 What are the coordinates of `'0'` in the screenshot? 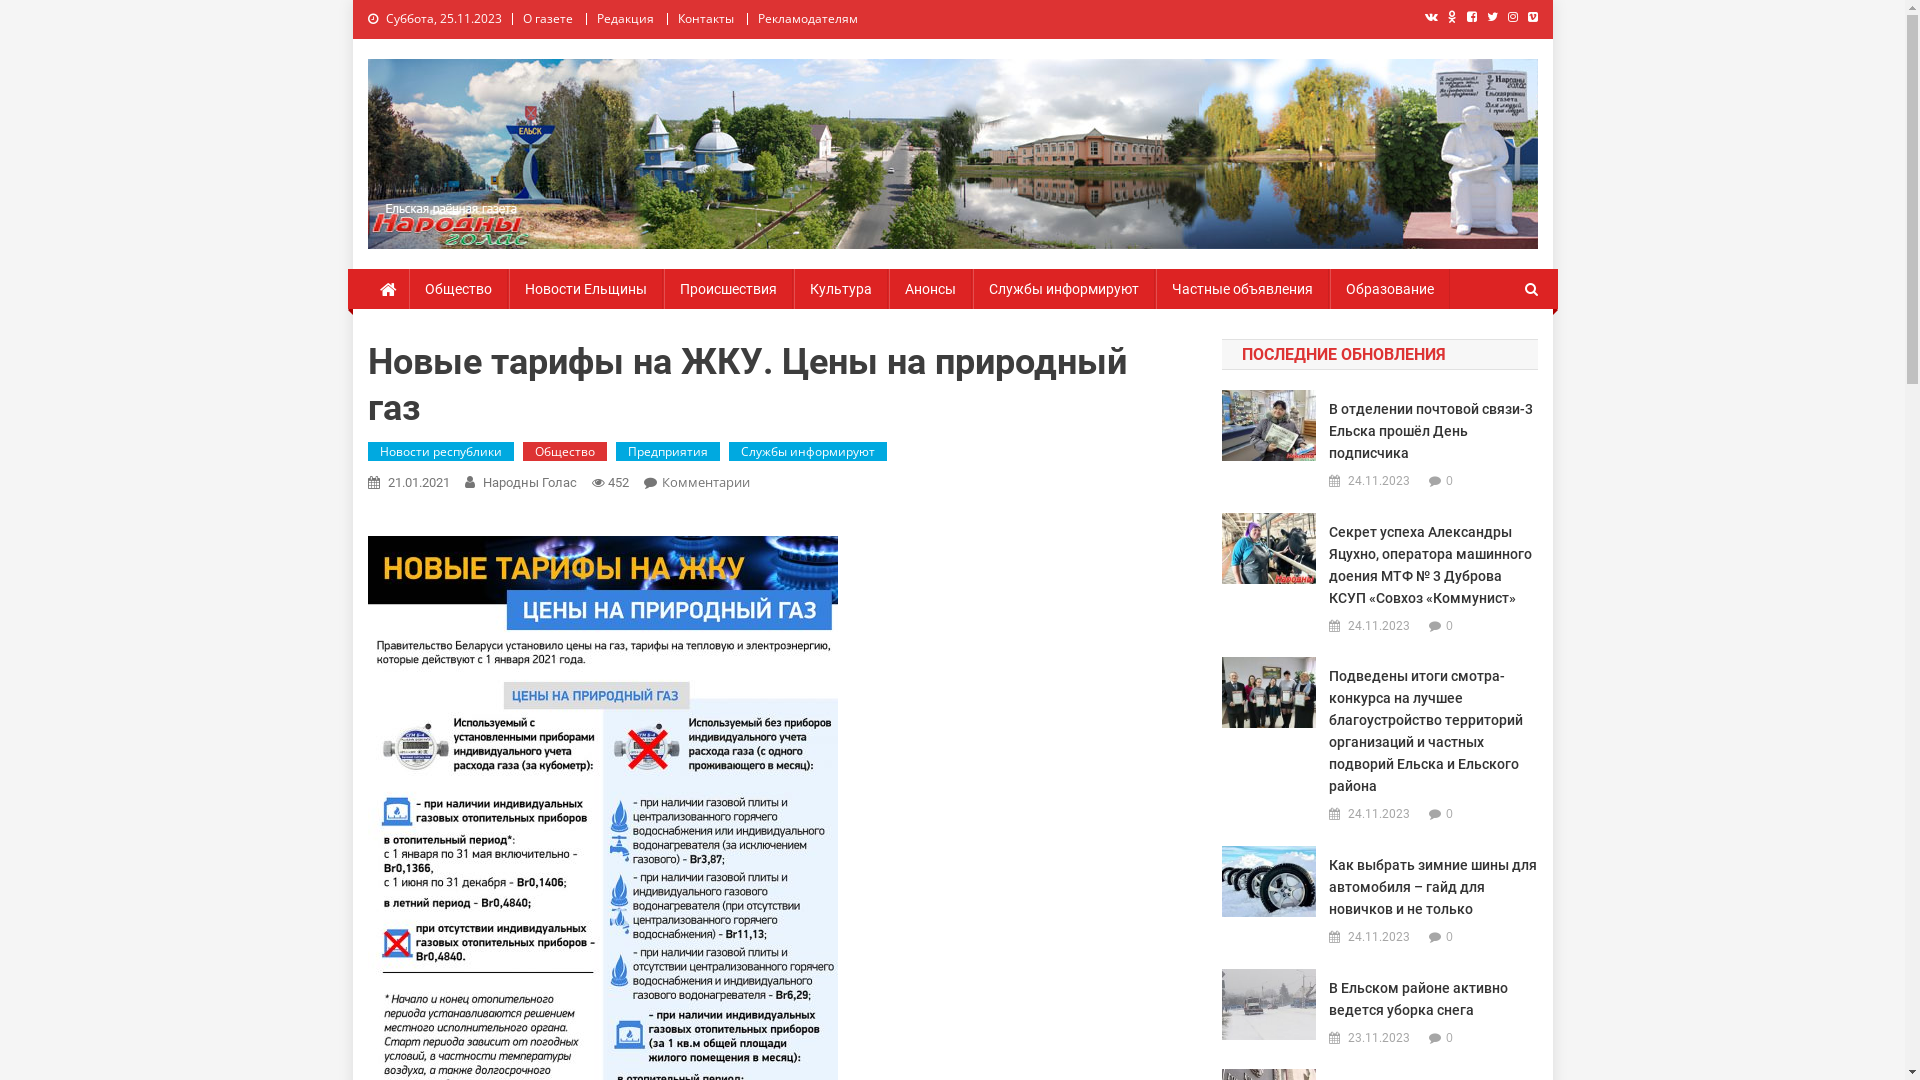 It's located at (1445, 937).